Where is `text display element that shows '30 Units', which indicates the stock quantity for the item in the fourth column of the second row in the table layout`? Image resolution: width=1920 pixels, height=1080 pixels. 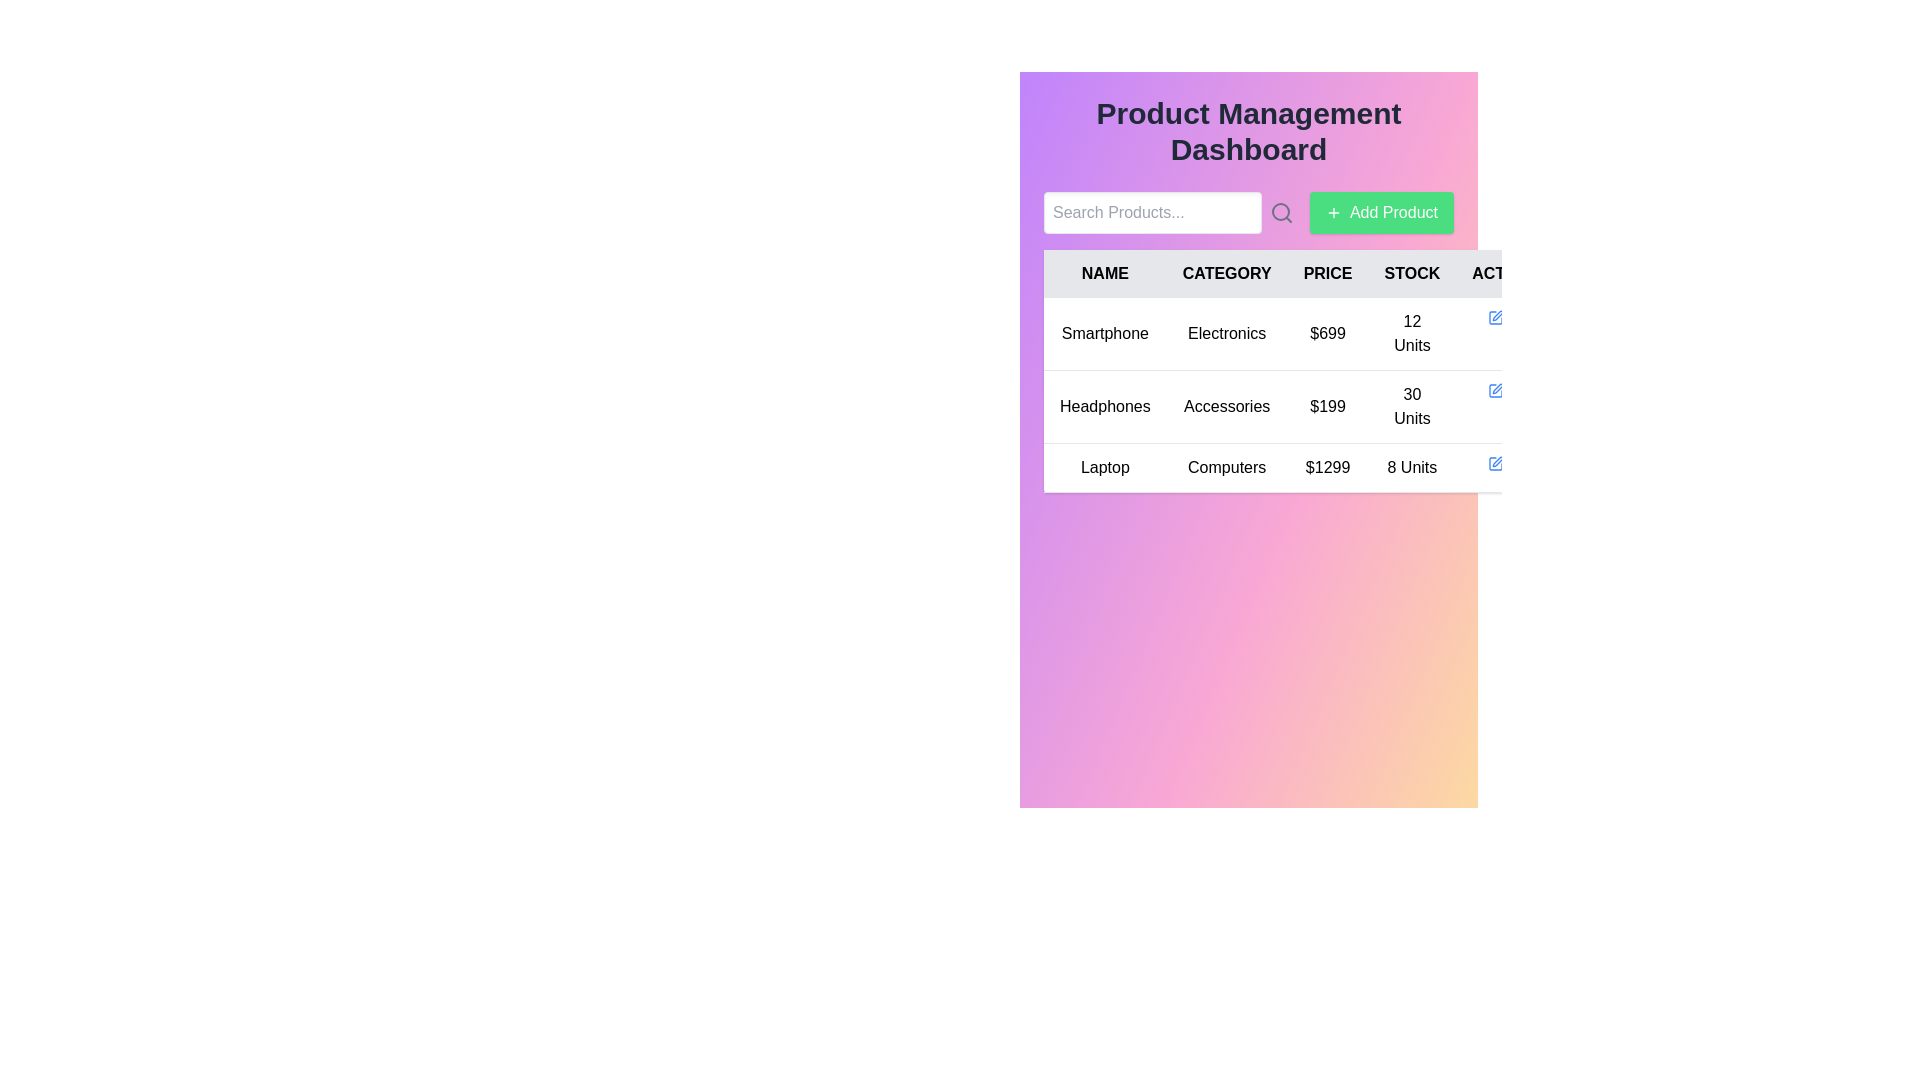 text display element that shows '30 Units', which indicates the stock quantity for the item in the fourth column of the second row in the table layout is located at coordinates (1411, 406).